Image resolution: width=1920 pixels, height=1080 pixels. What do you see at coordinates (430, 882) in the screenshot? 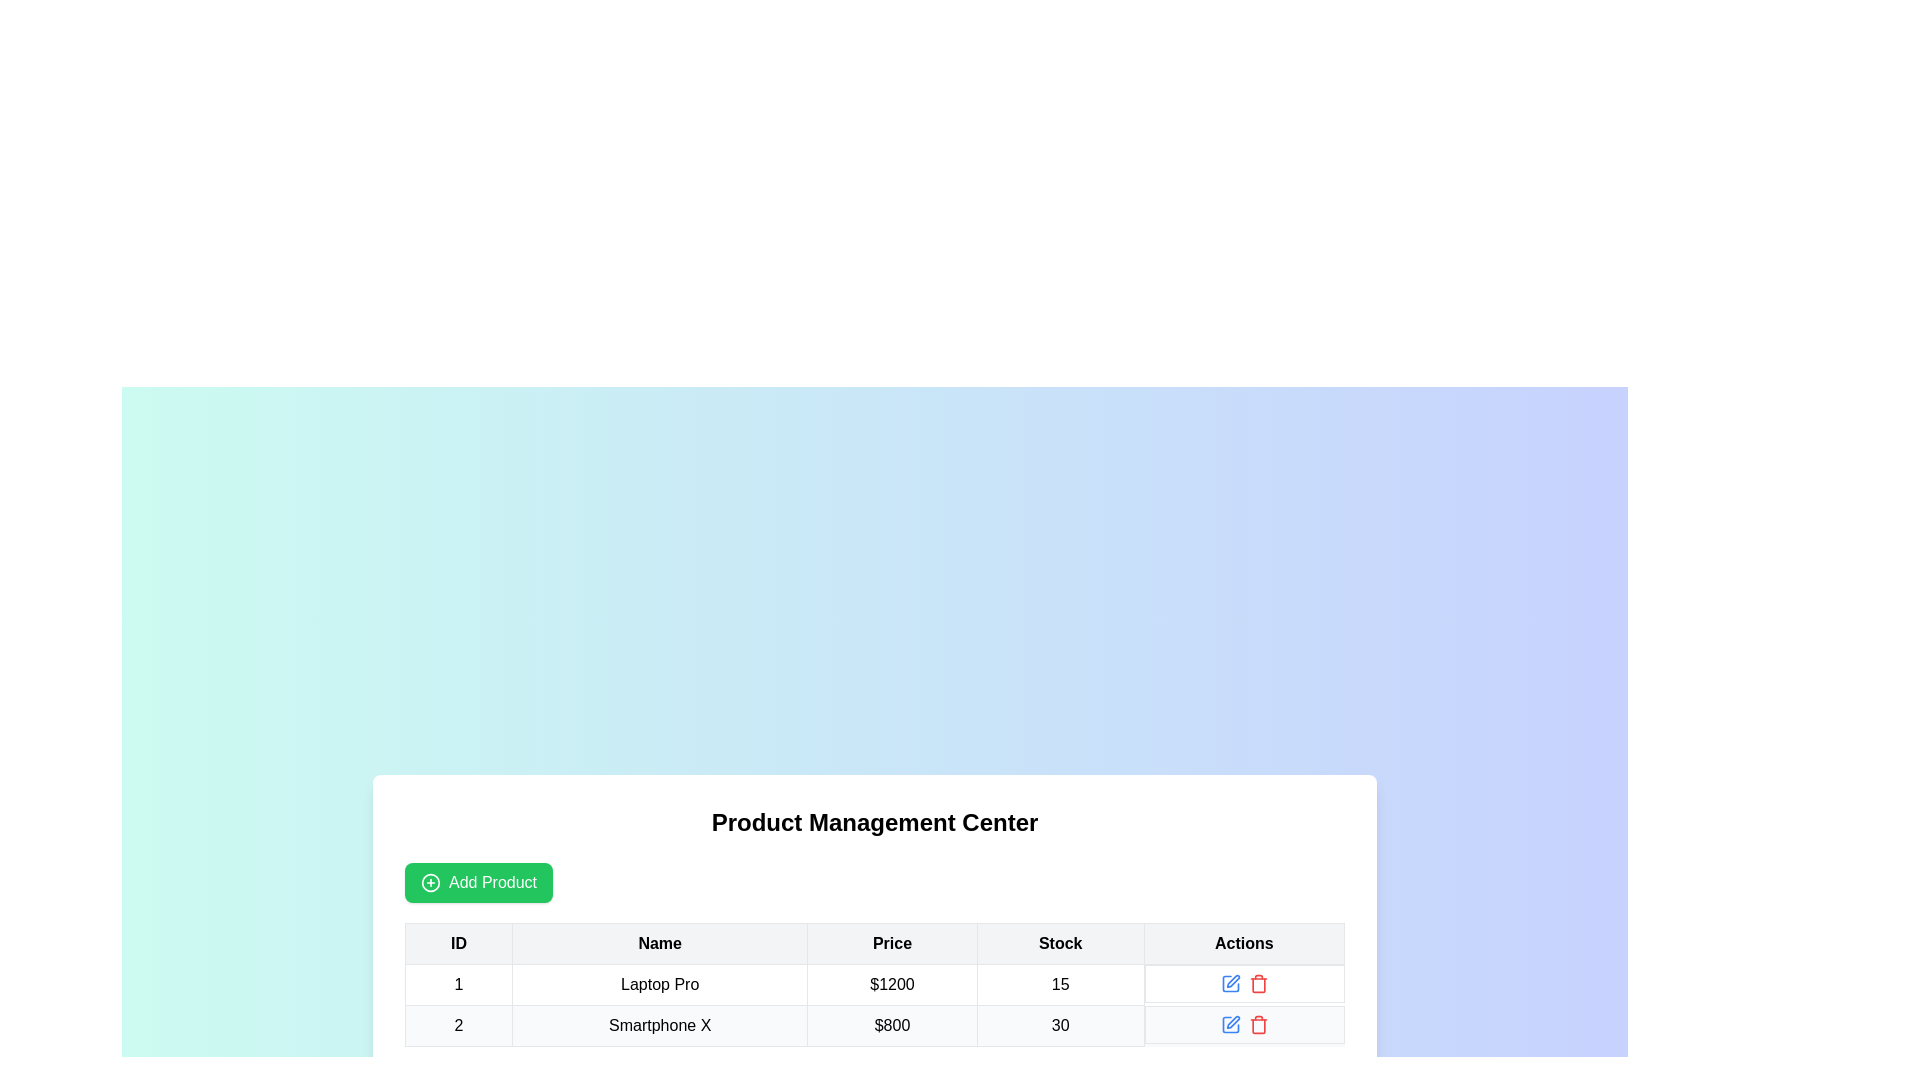
I see `the circular icon with a plus sign located inside the green rectangular 'Add Product' button on the left side of the Product Management interface` at bounding box center [430, 882].